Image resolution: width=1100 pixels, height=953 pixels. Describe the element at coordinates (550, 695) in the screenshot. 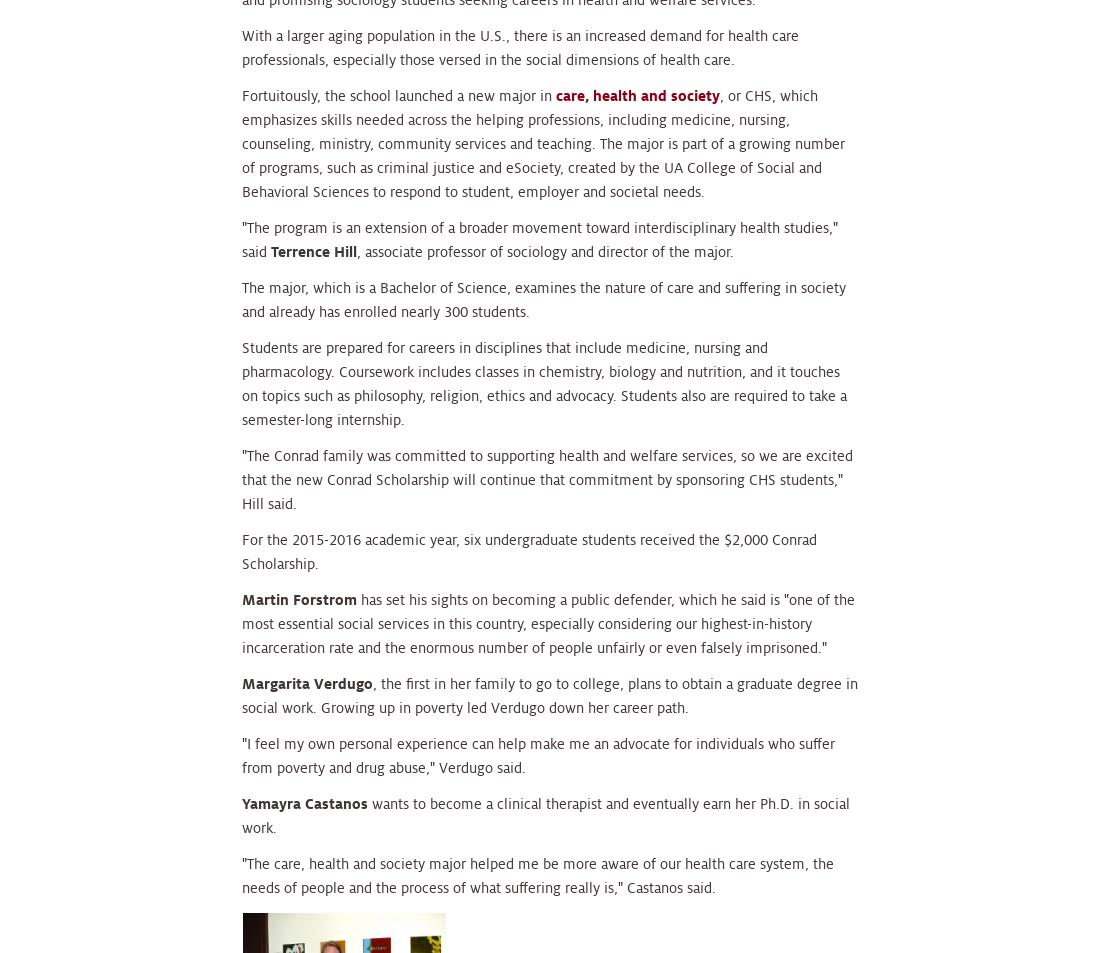

I see `', the first in her family to go to college, plans to obtain a graduate degree in social work. Growing up in poverty led Verdugo down her career path.'` at that location.